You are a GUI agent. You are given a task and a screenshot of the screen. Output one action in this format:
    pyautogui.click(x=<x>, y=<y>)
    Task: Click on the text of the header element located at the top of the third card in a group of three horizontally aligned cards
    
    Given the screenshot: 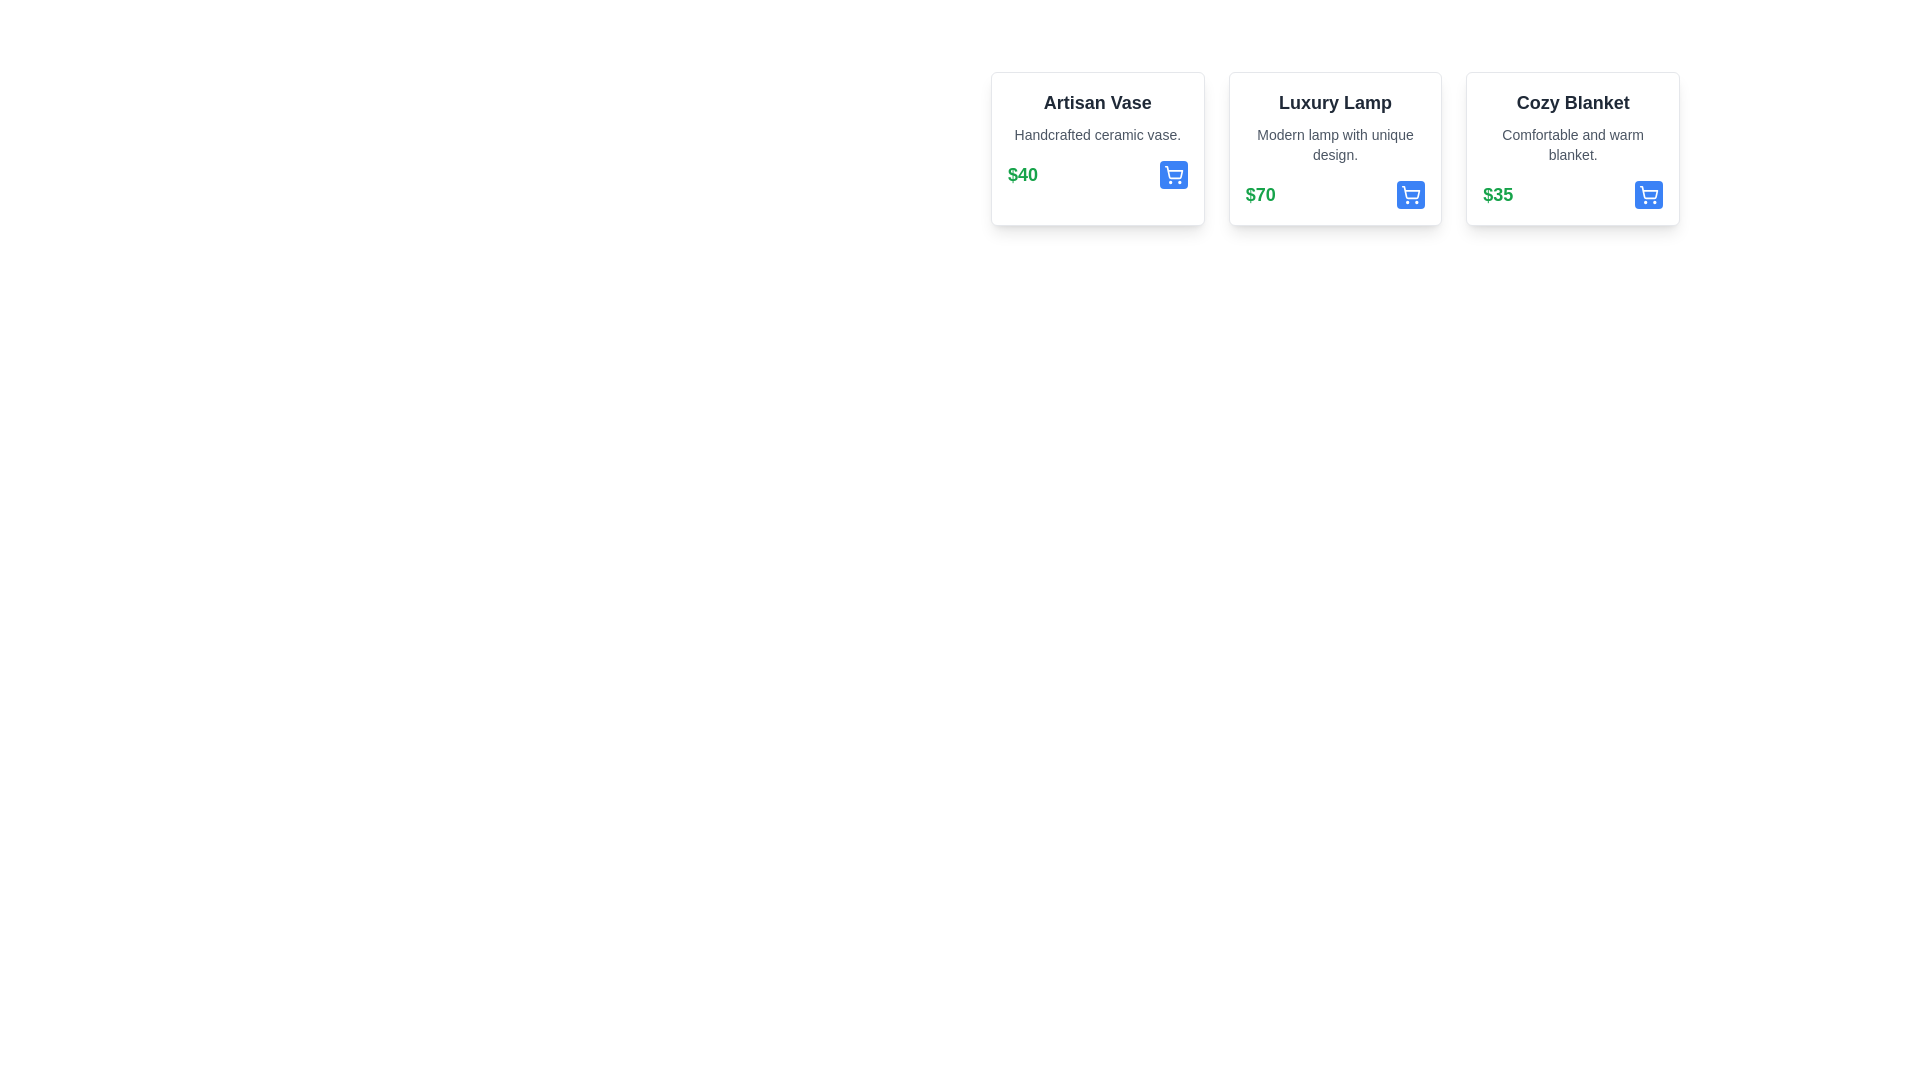 What is the action you would take?
    pyautogui.click(x=1572, y=103)
    